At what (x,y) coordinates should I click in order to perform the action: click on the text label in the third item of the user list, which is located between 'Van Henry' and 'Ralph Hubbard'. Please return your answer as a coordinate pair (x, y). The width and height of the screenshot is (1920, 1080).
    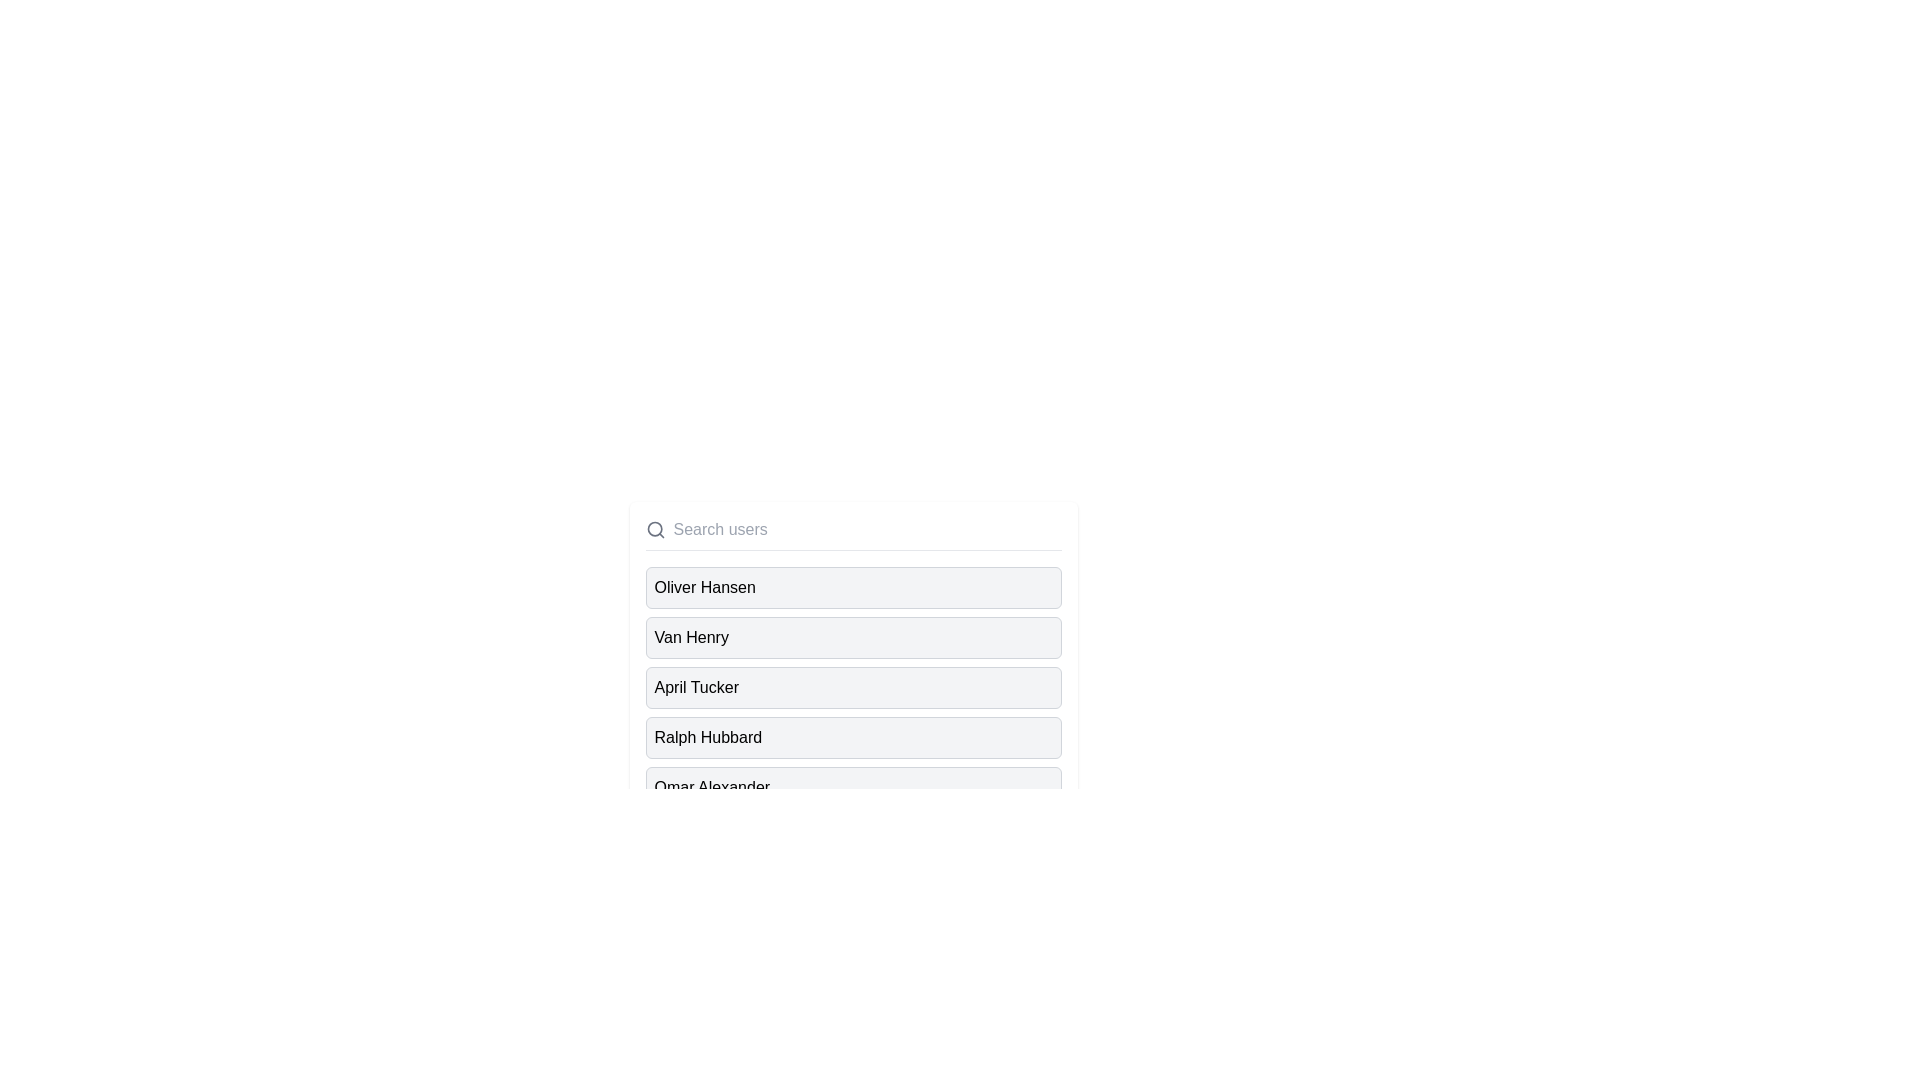
    Looking at the image, I should click on (696, 686).